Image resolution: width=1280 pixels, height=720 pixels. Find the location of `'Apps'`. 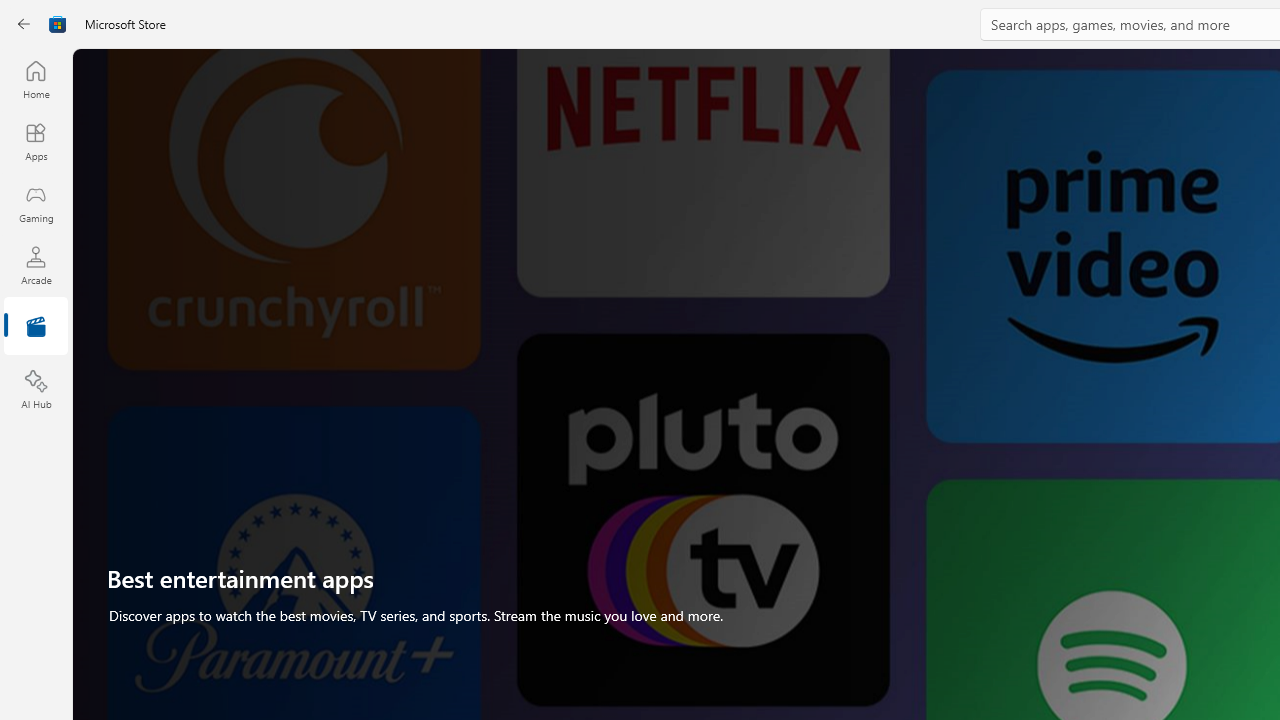

'Apps' is located at coordinates (35, 140).